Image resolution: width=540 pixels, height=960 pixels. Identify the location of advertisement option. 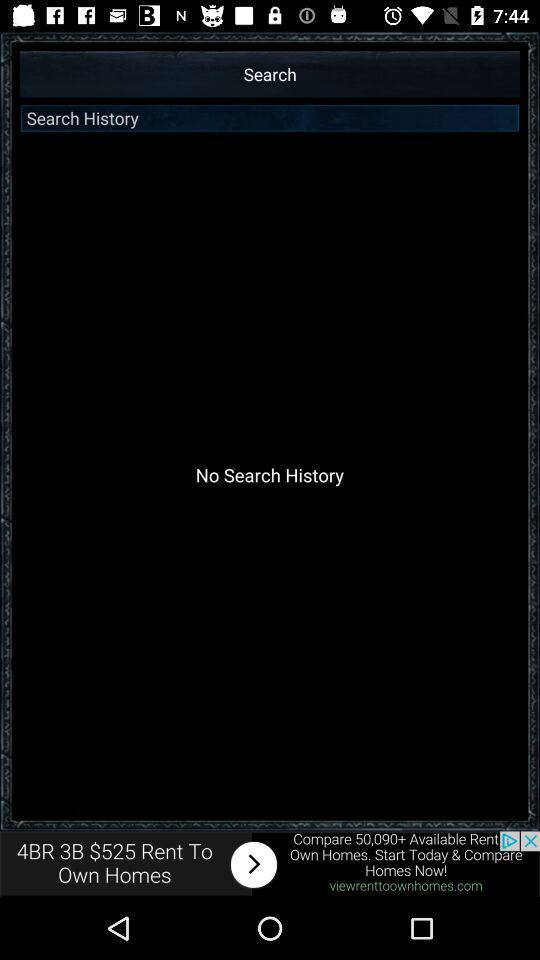
(270, 863).